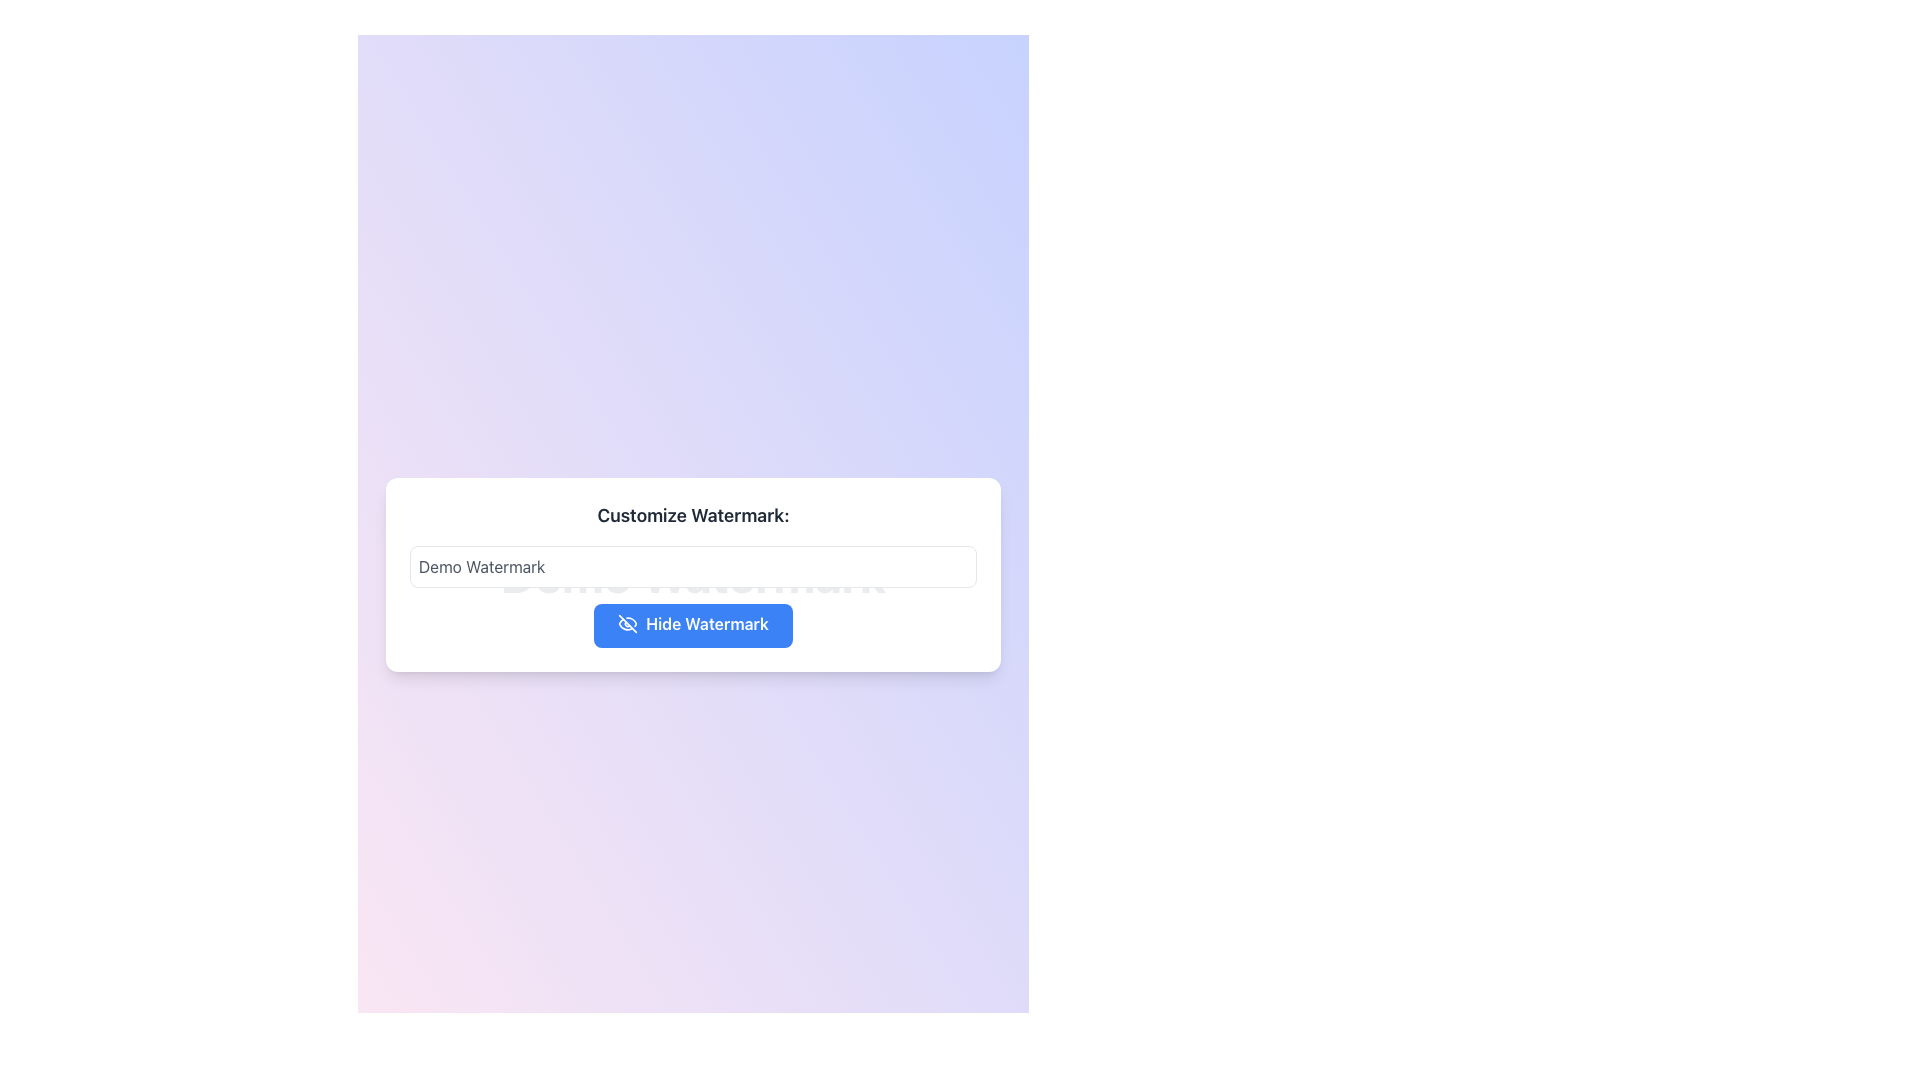  I want to click on the Icon that is located to the left of the 'Hide Watermark' button's text label, so click(627, 623).